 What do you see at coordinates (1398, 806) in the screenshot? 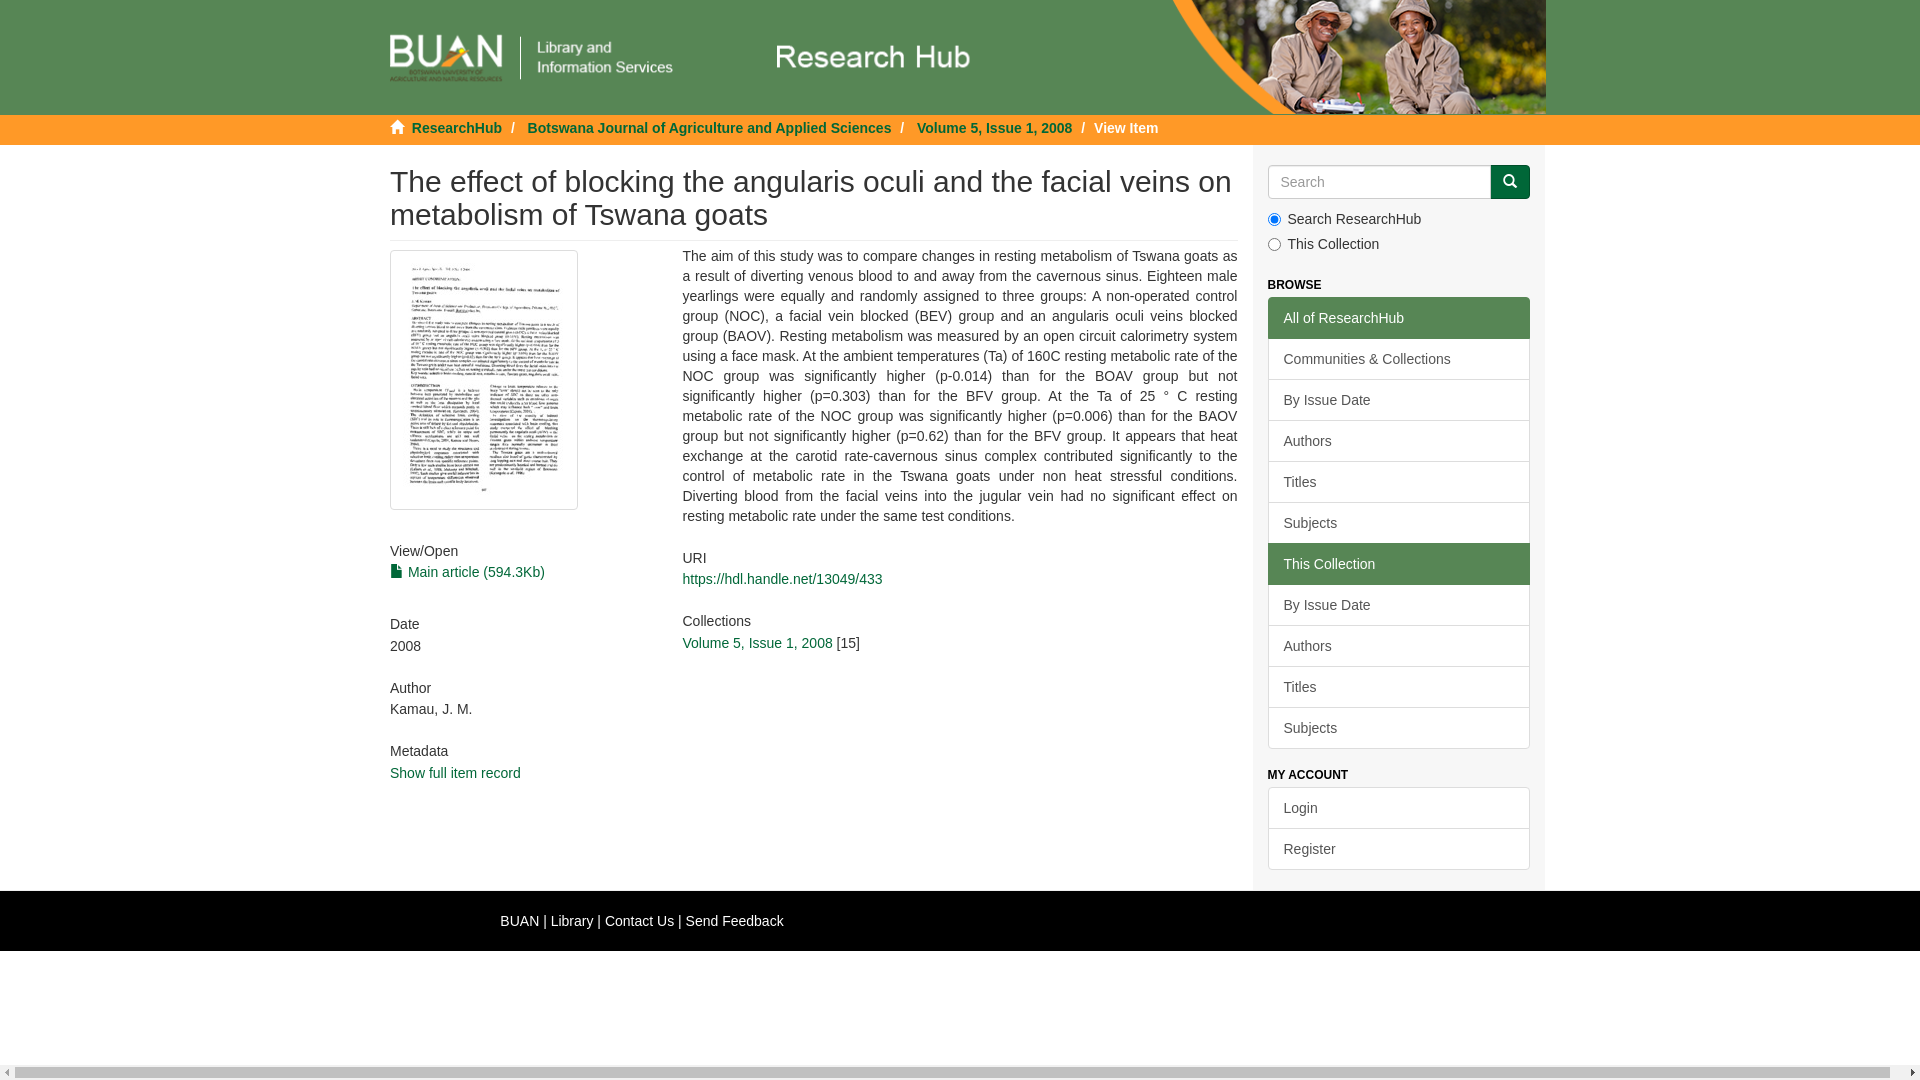
I see `'Login'` at bounding box center [1398, 806].